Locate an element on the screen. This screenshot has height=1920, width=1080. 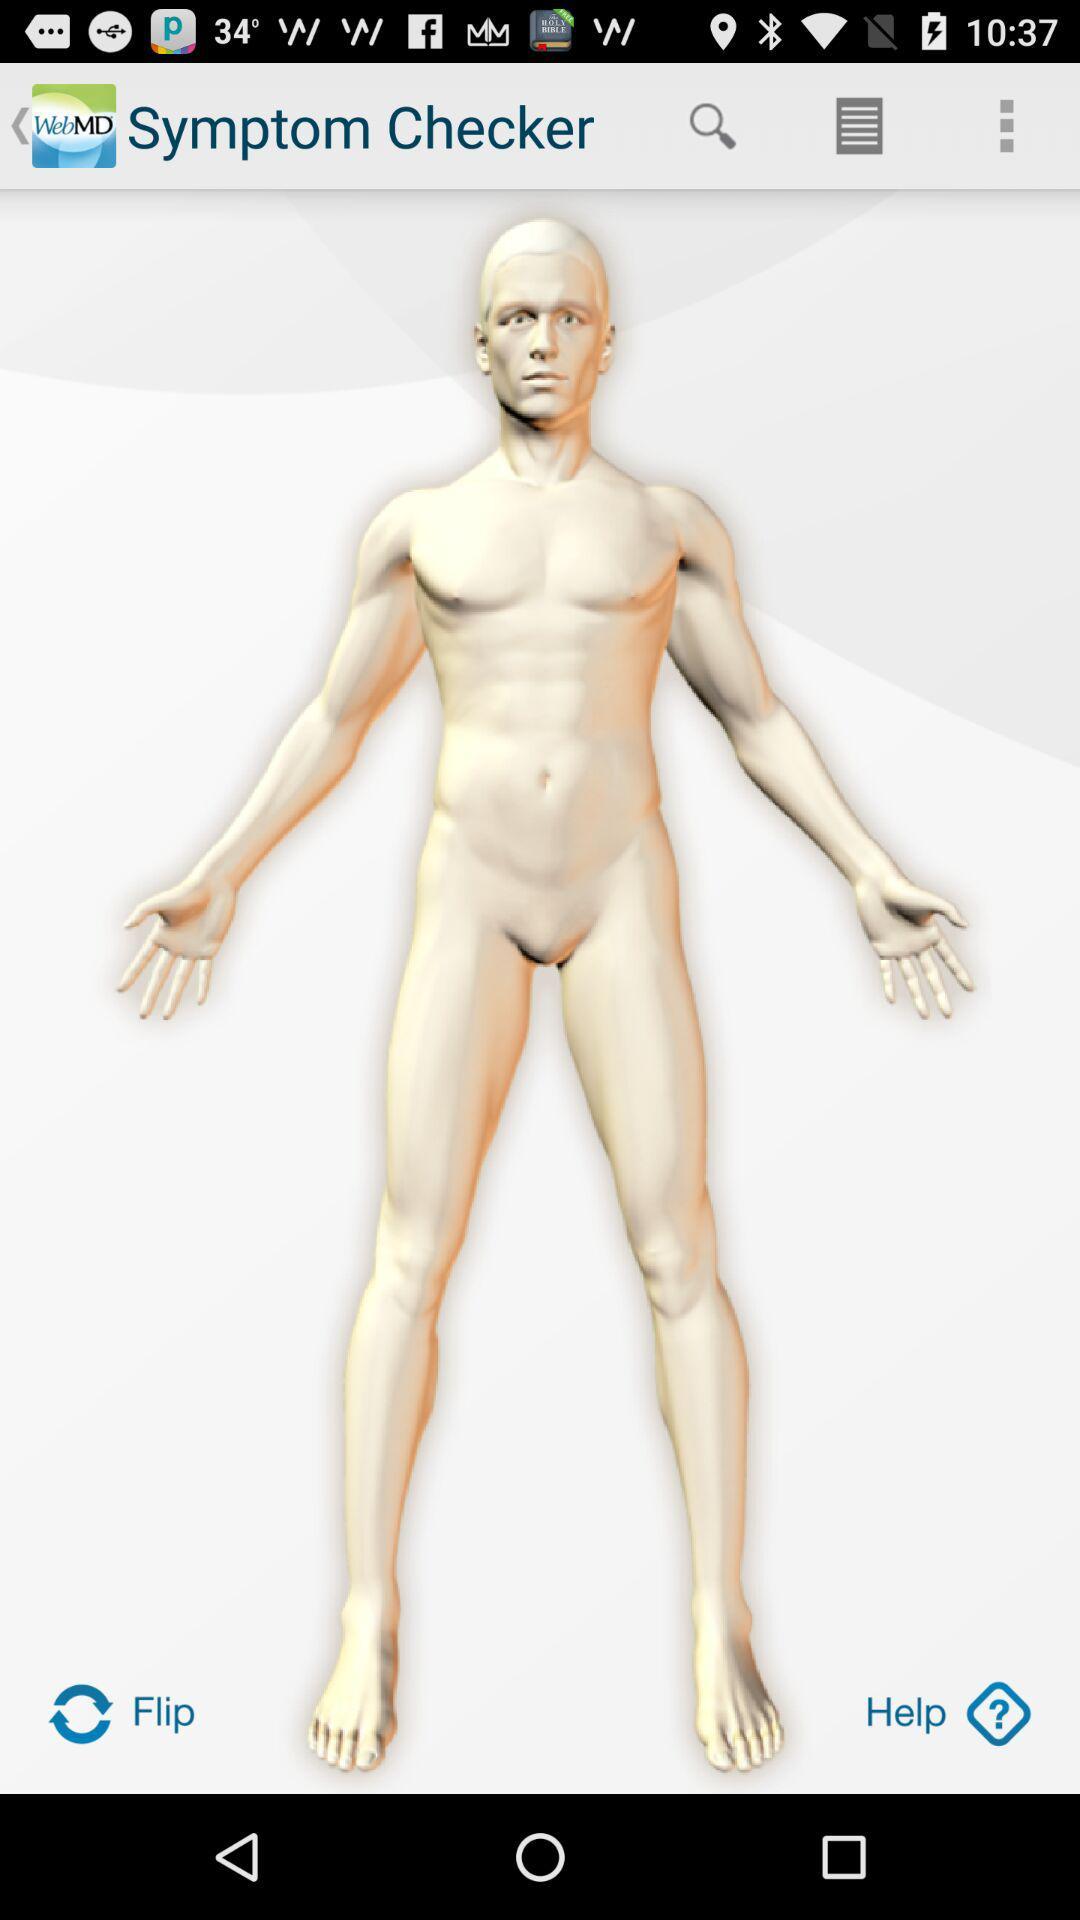
turns the image around is located at coordinates (131, 1712).